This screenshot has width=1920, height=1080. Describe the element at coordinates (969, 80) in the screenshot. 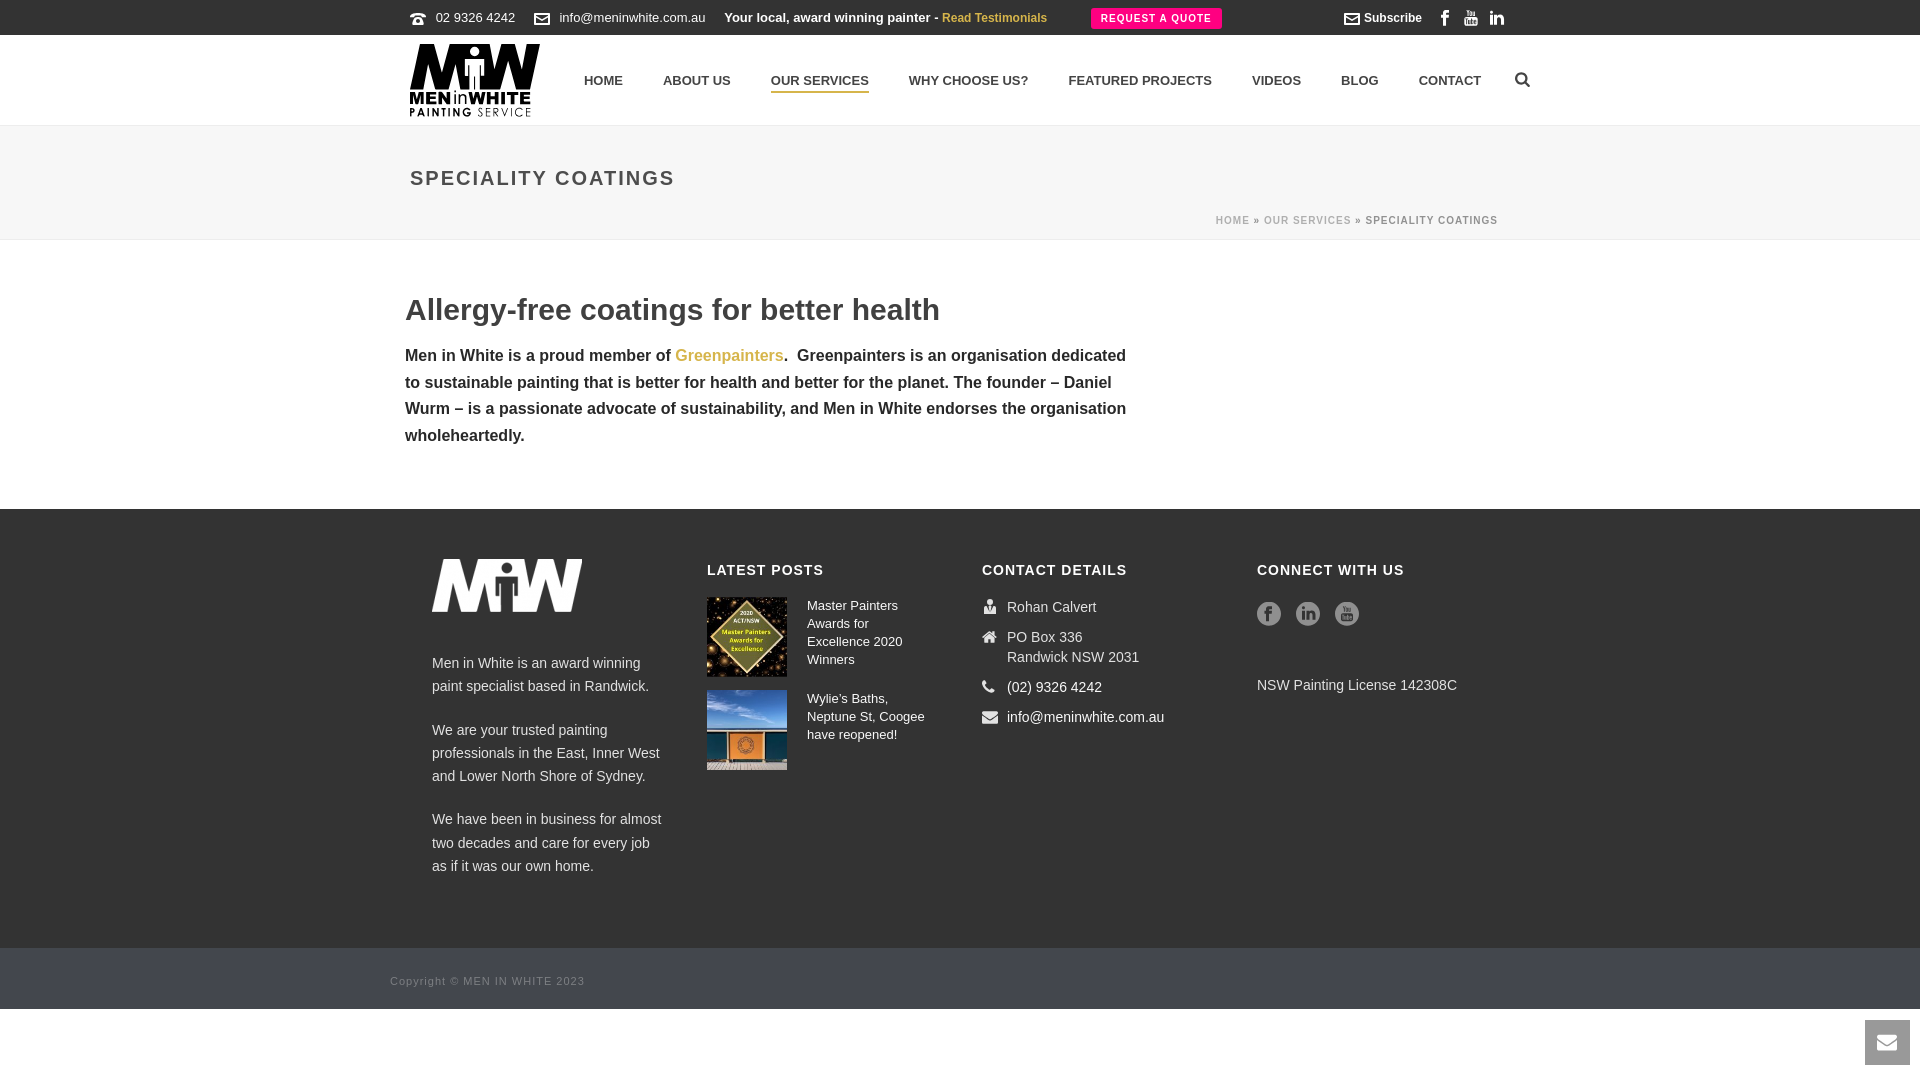

I see `'WHY CHOOSE US?'` at that location.